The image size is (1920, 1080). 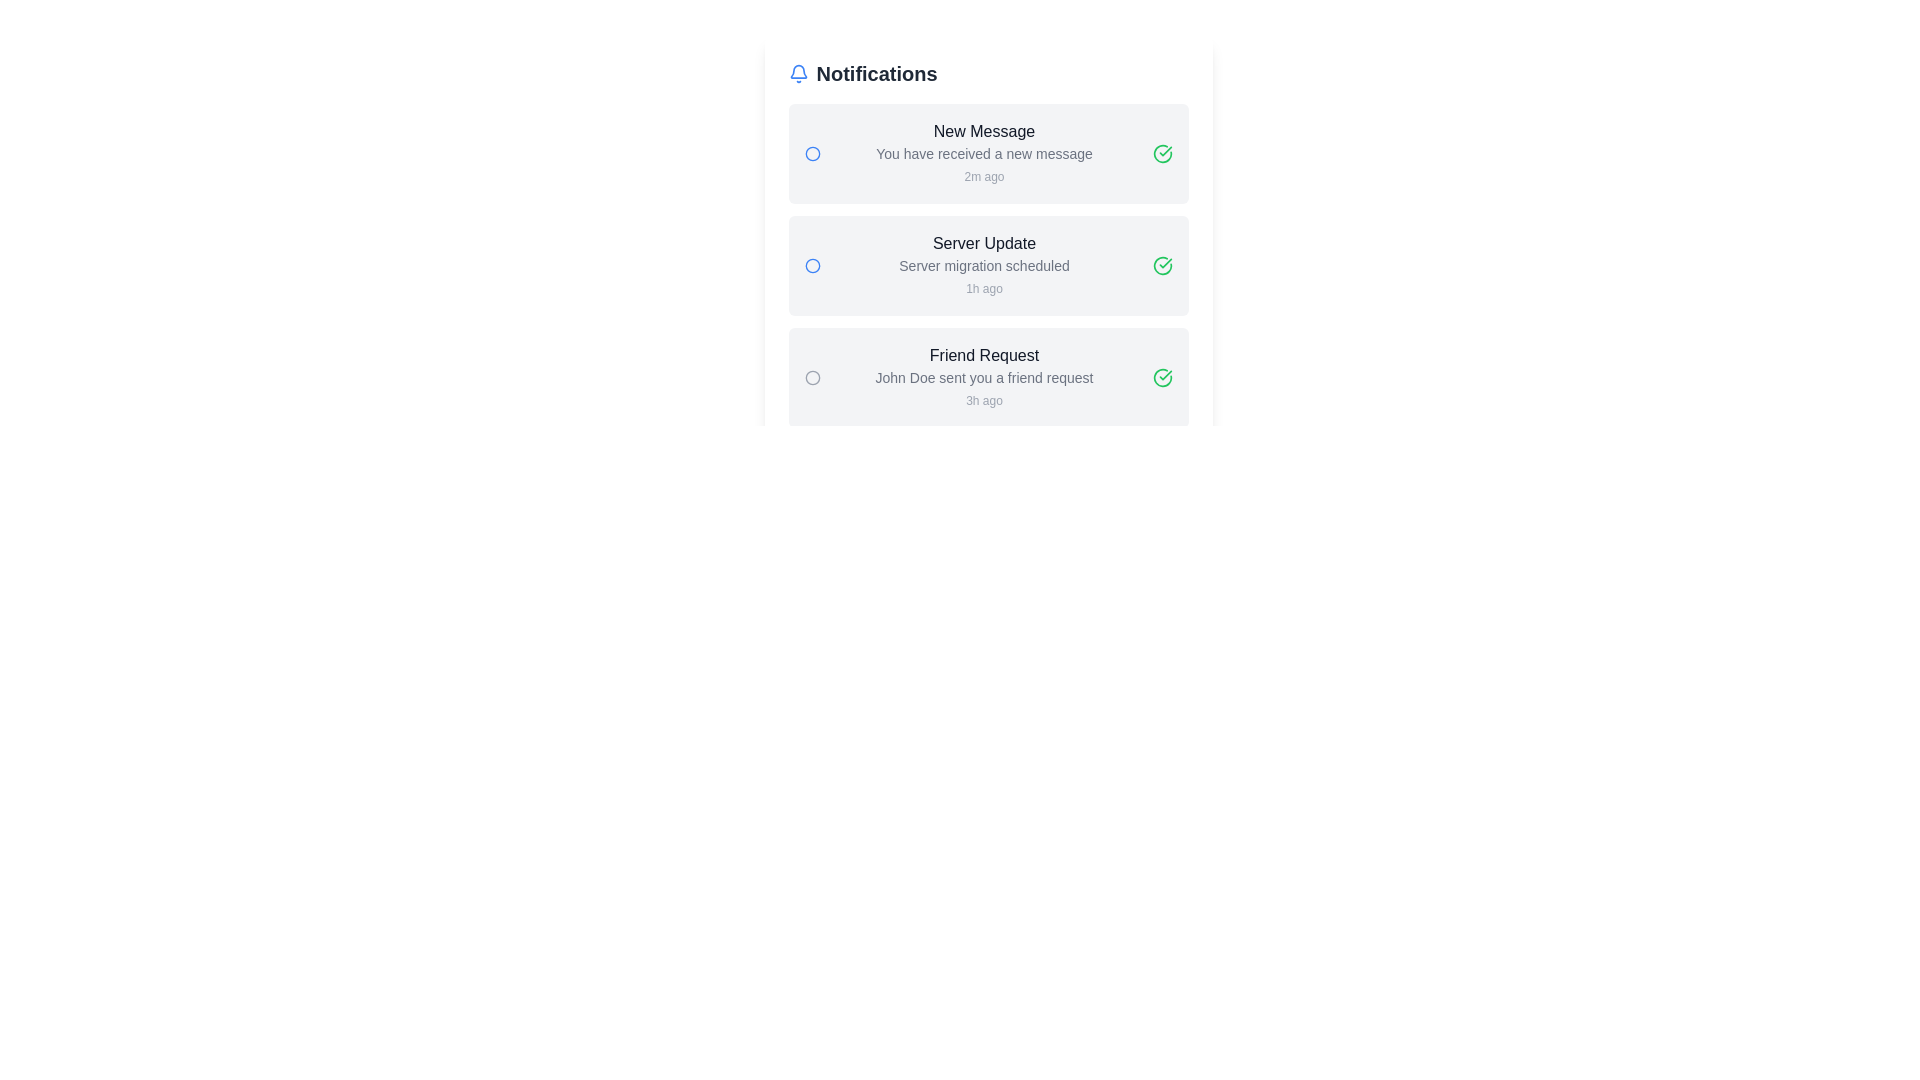 I want to click on timestamp information displayed as '1h ago' in a light gray color at the bottom-right corner of the 'Server Update' notification item, so click(x=984, y=289).